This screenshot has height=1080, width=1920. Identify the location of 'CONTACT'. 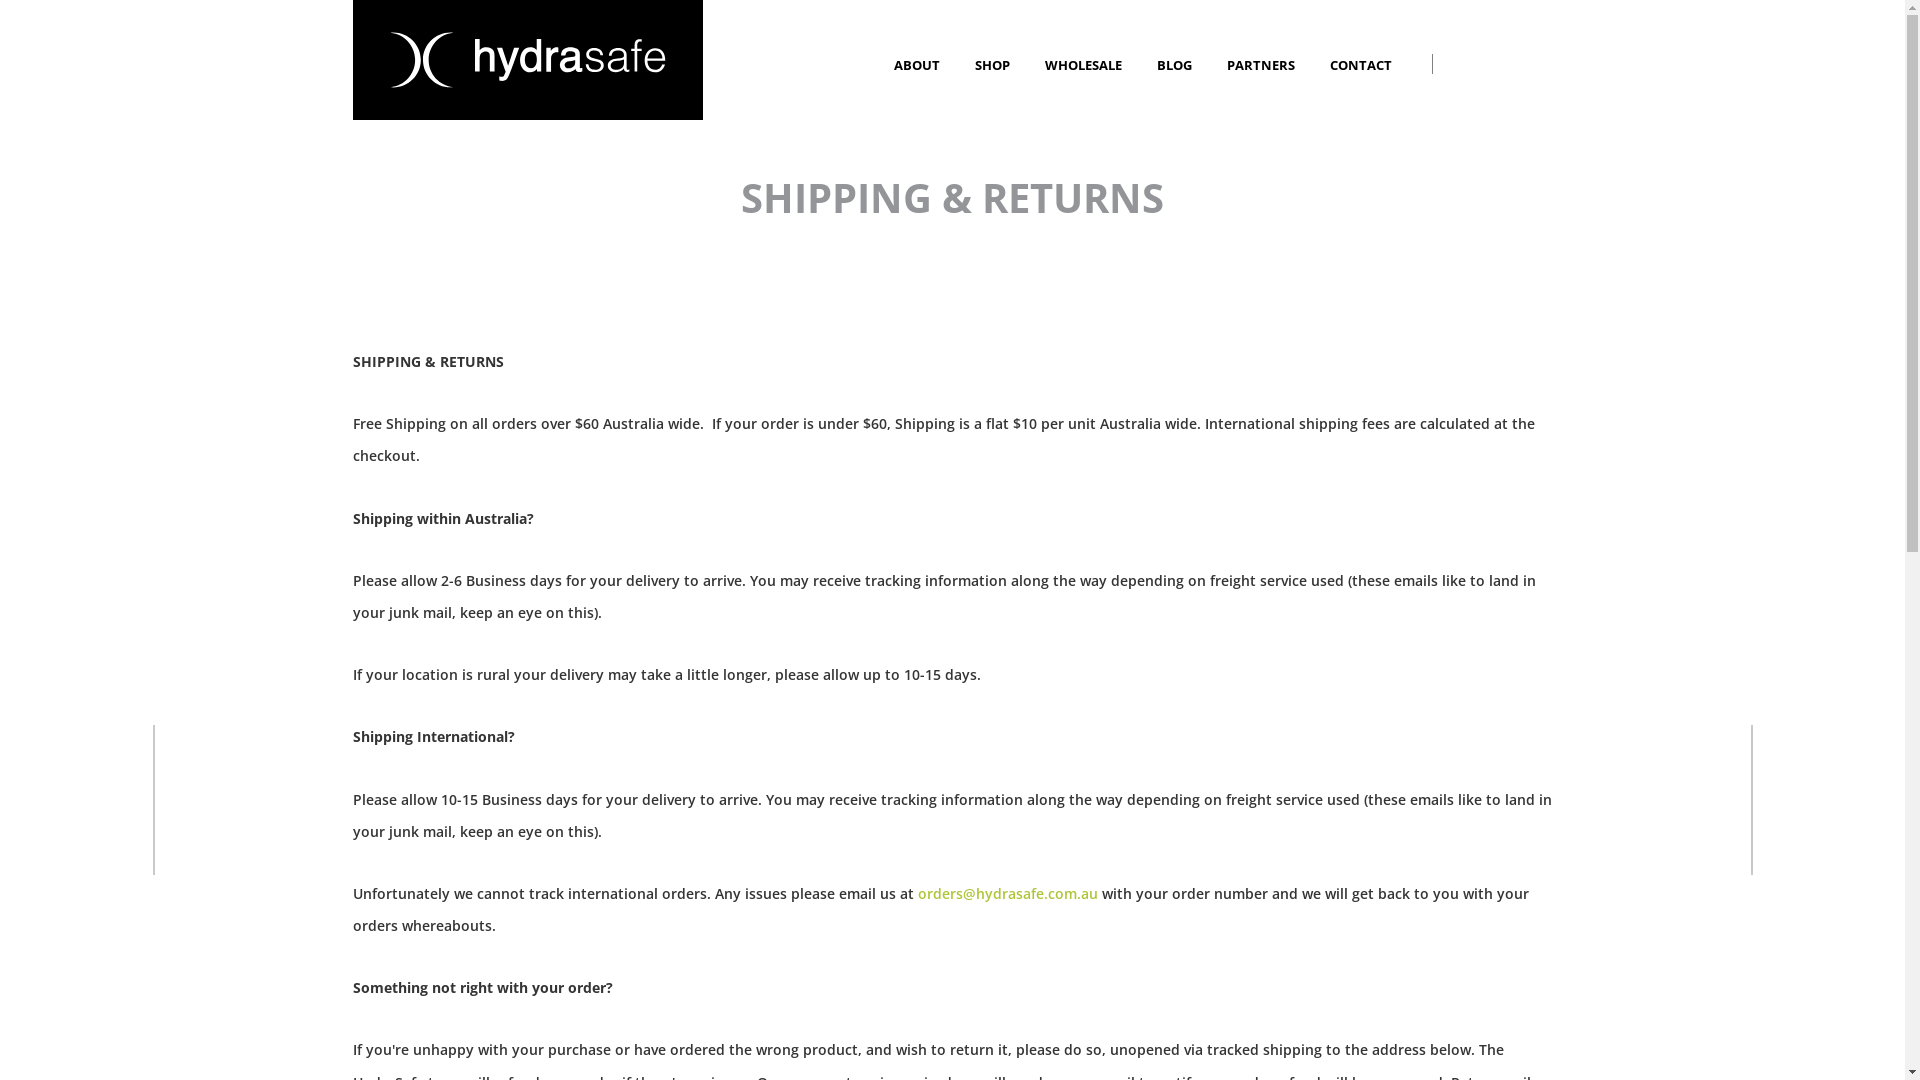
(1362, 64).